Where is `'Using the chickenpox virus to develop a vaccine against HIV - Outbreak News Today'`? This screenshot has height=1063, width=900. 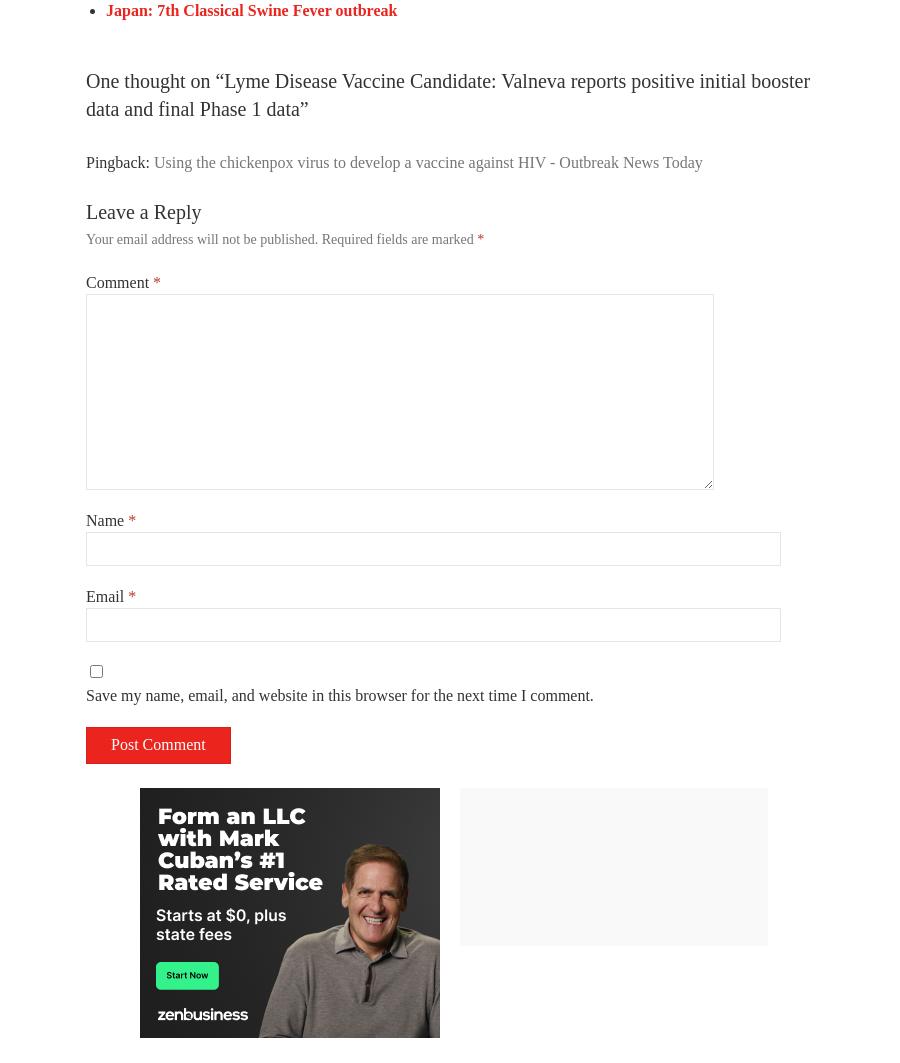 'Using the chickenpox virus to develop a vaccine against HIV - Outbreak News Today' is located at coordinates (153, 161).